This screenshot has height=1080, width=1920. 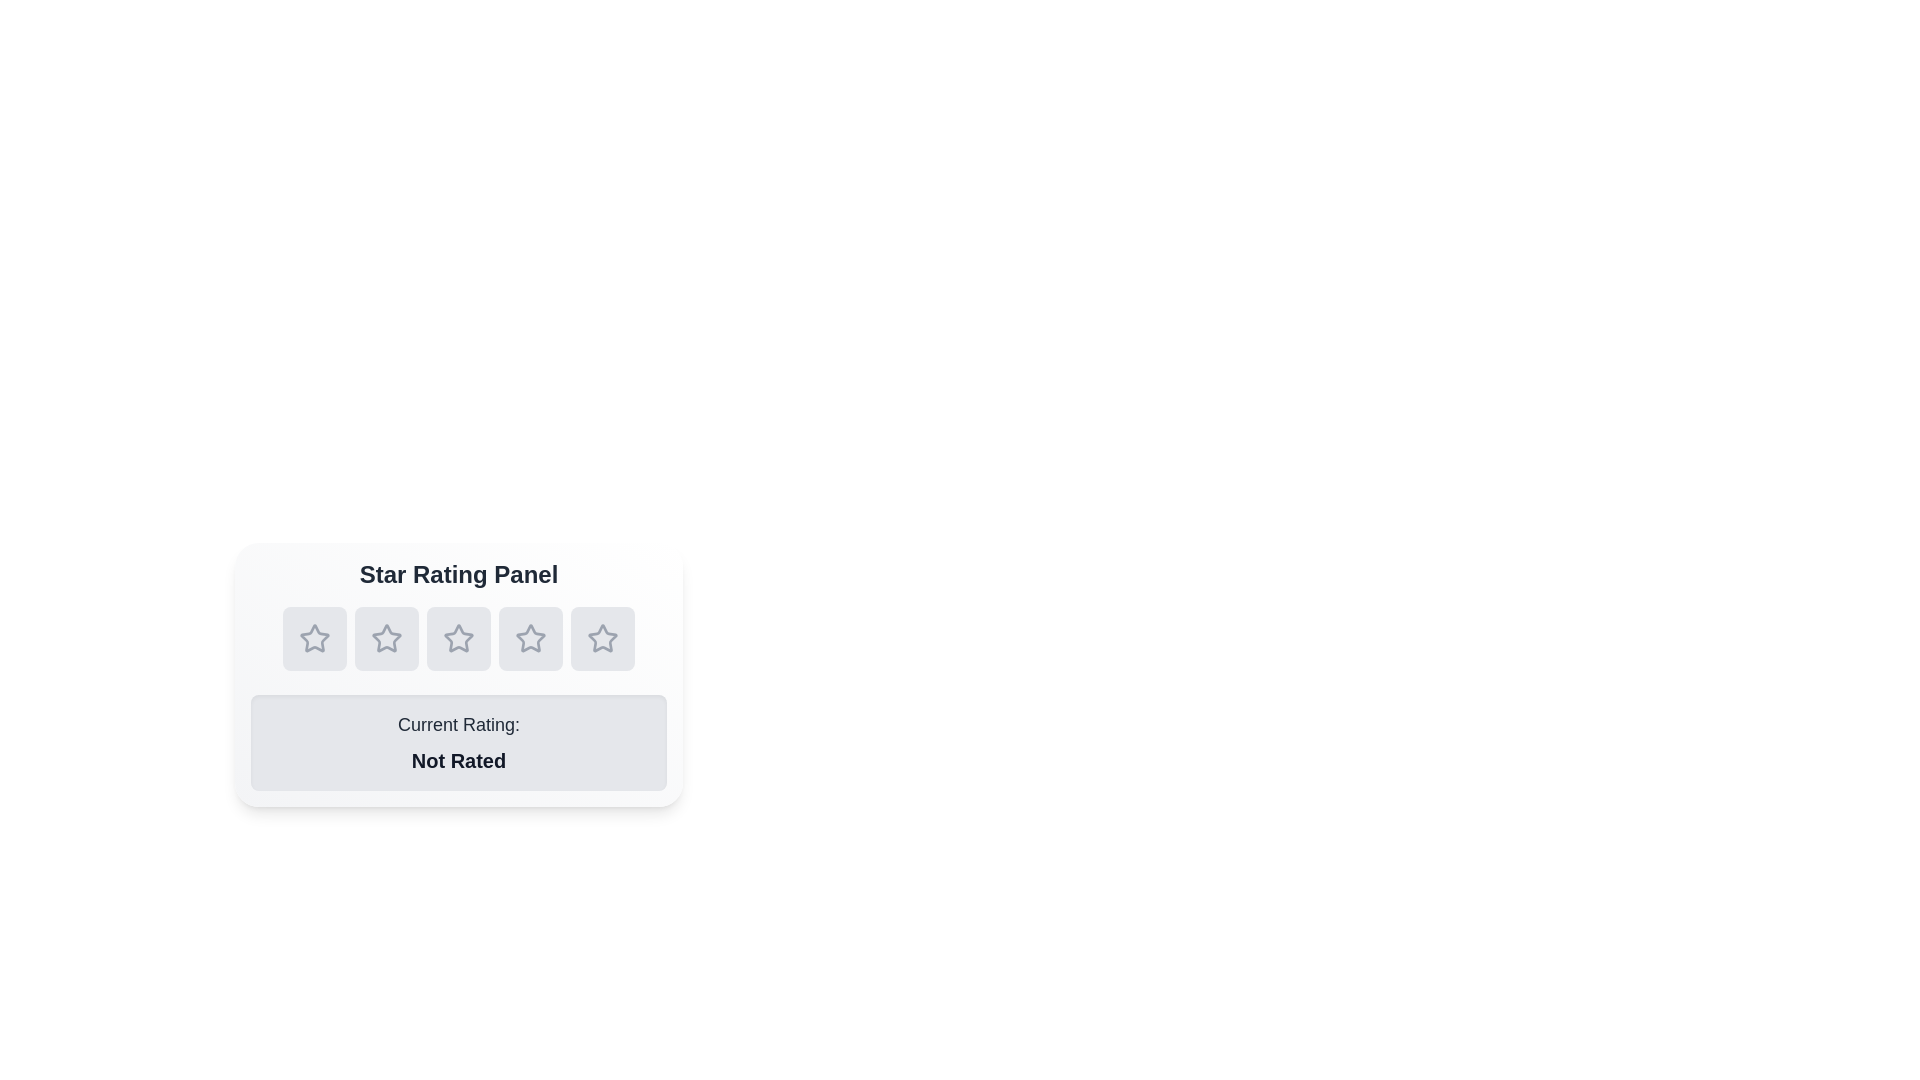 I want to click on the third star icon in the star rating panel, so click(x=531, y=639).